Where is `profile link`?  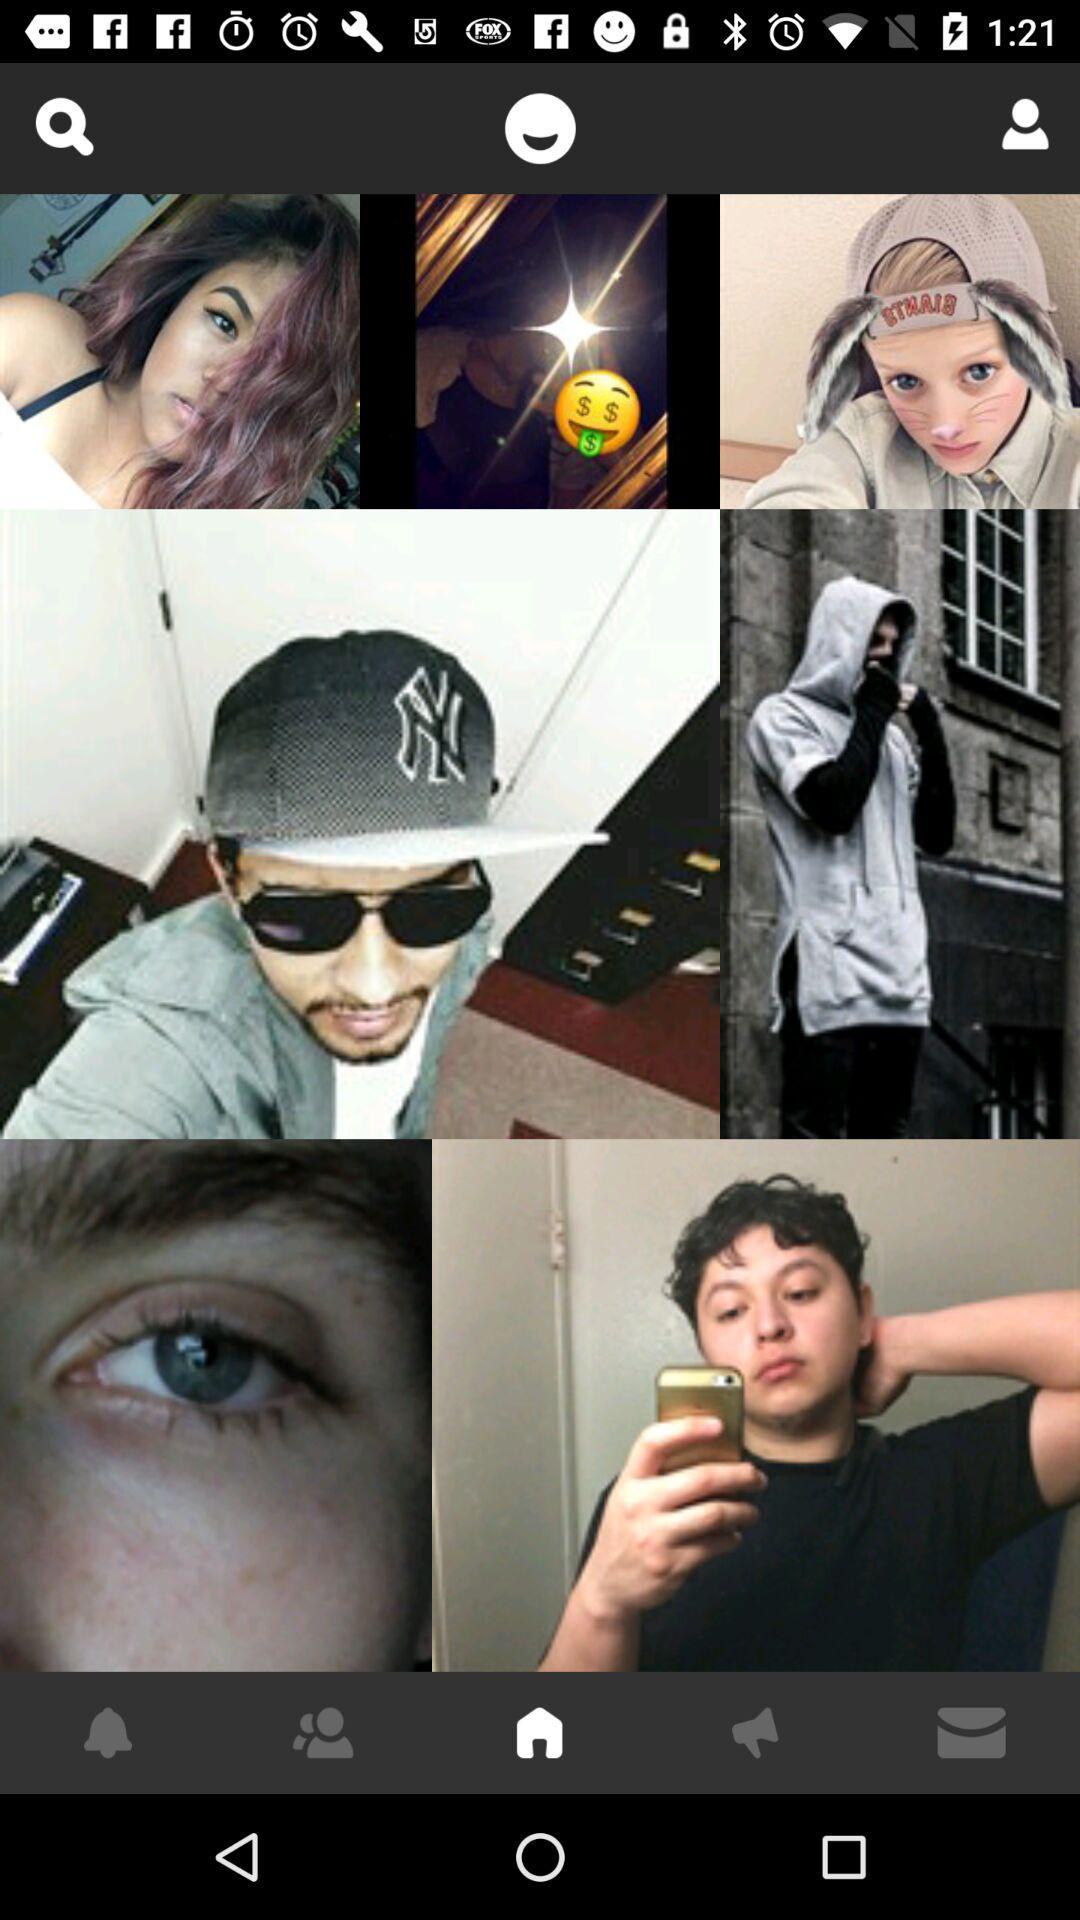
profile link is located at coordinates (1018, 123).